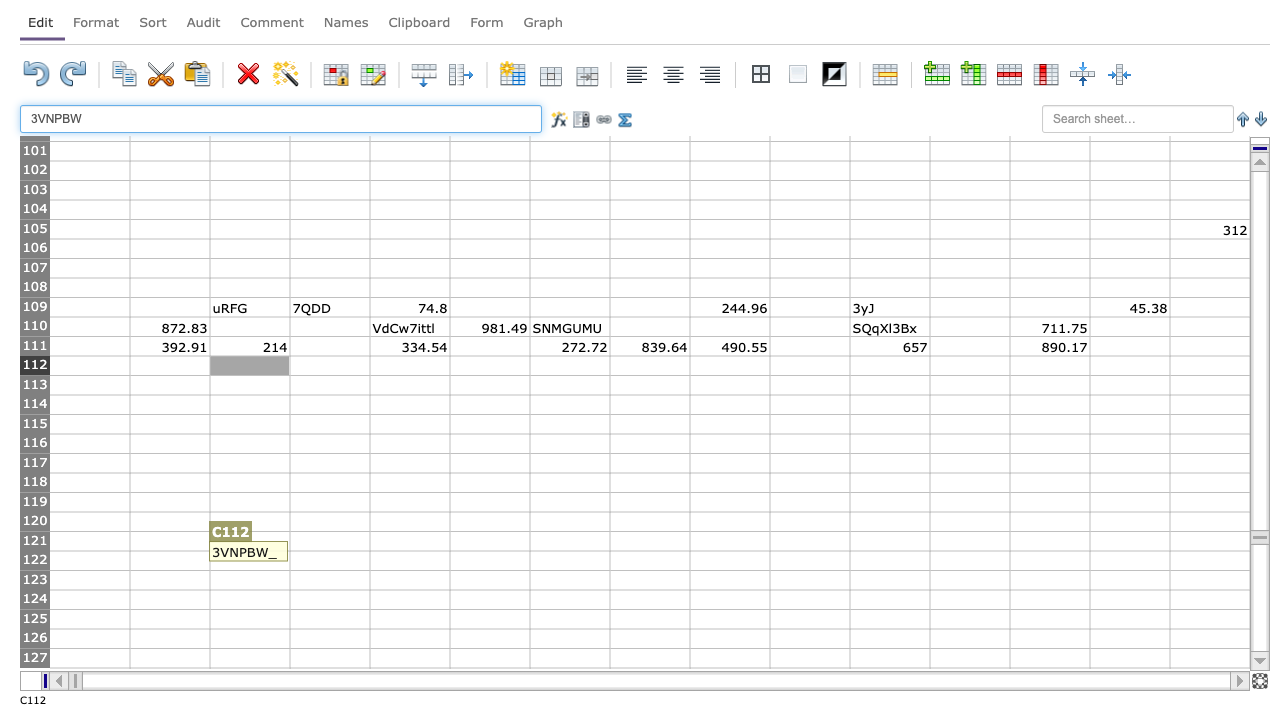 The width and height of the screenshot is (1280, 720). What do you see at coordinates (329, 560) in the screenshot?
I see `Col: D, Row: 122` at bounding box center [329, 560].